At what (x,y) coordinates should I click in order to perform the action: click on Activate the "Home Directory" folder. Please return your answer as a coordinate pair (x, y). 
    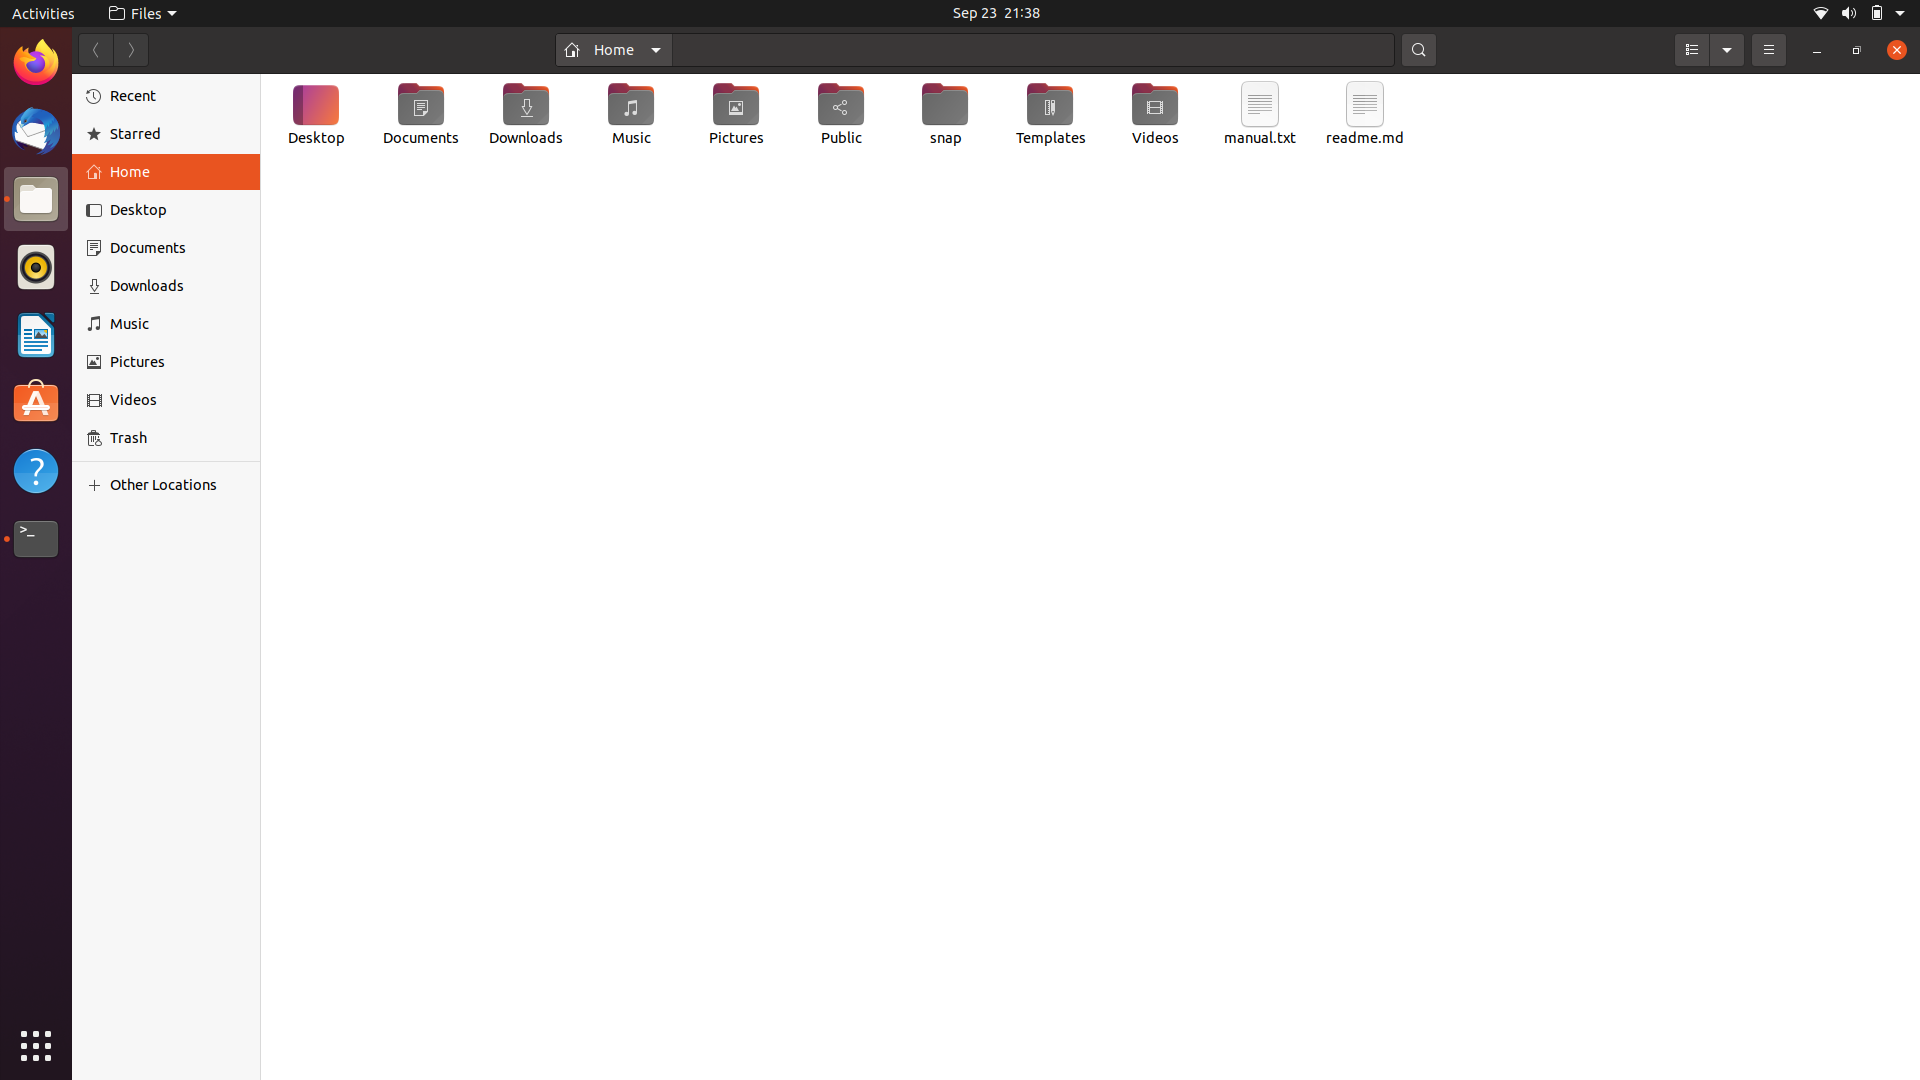
    Looking at the image, I should click on (612, 48).